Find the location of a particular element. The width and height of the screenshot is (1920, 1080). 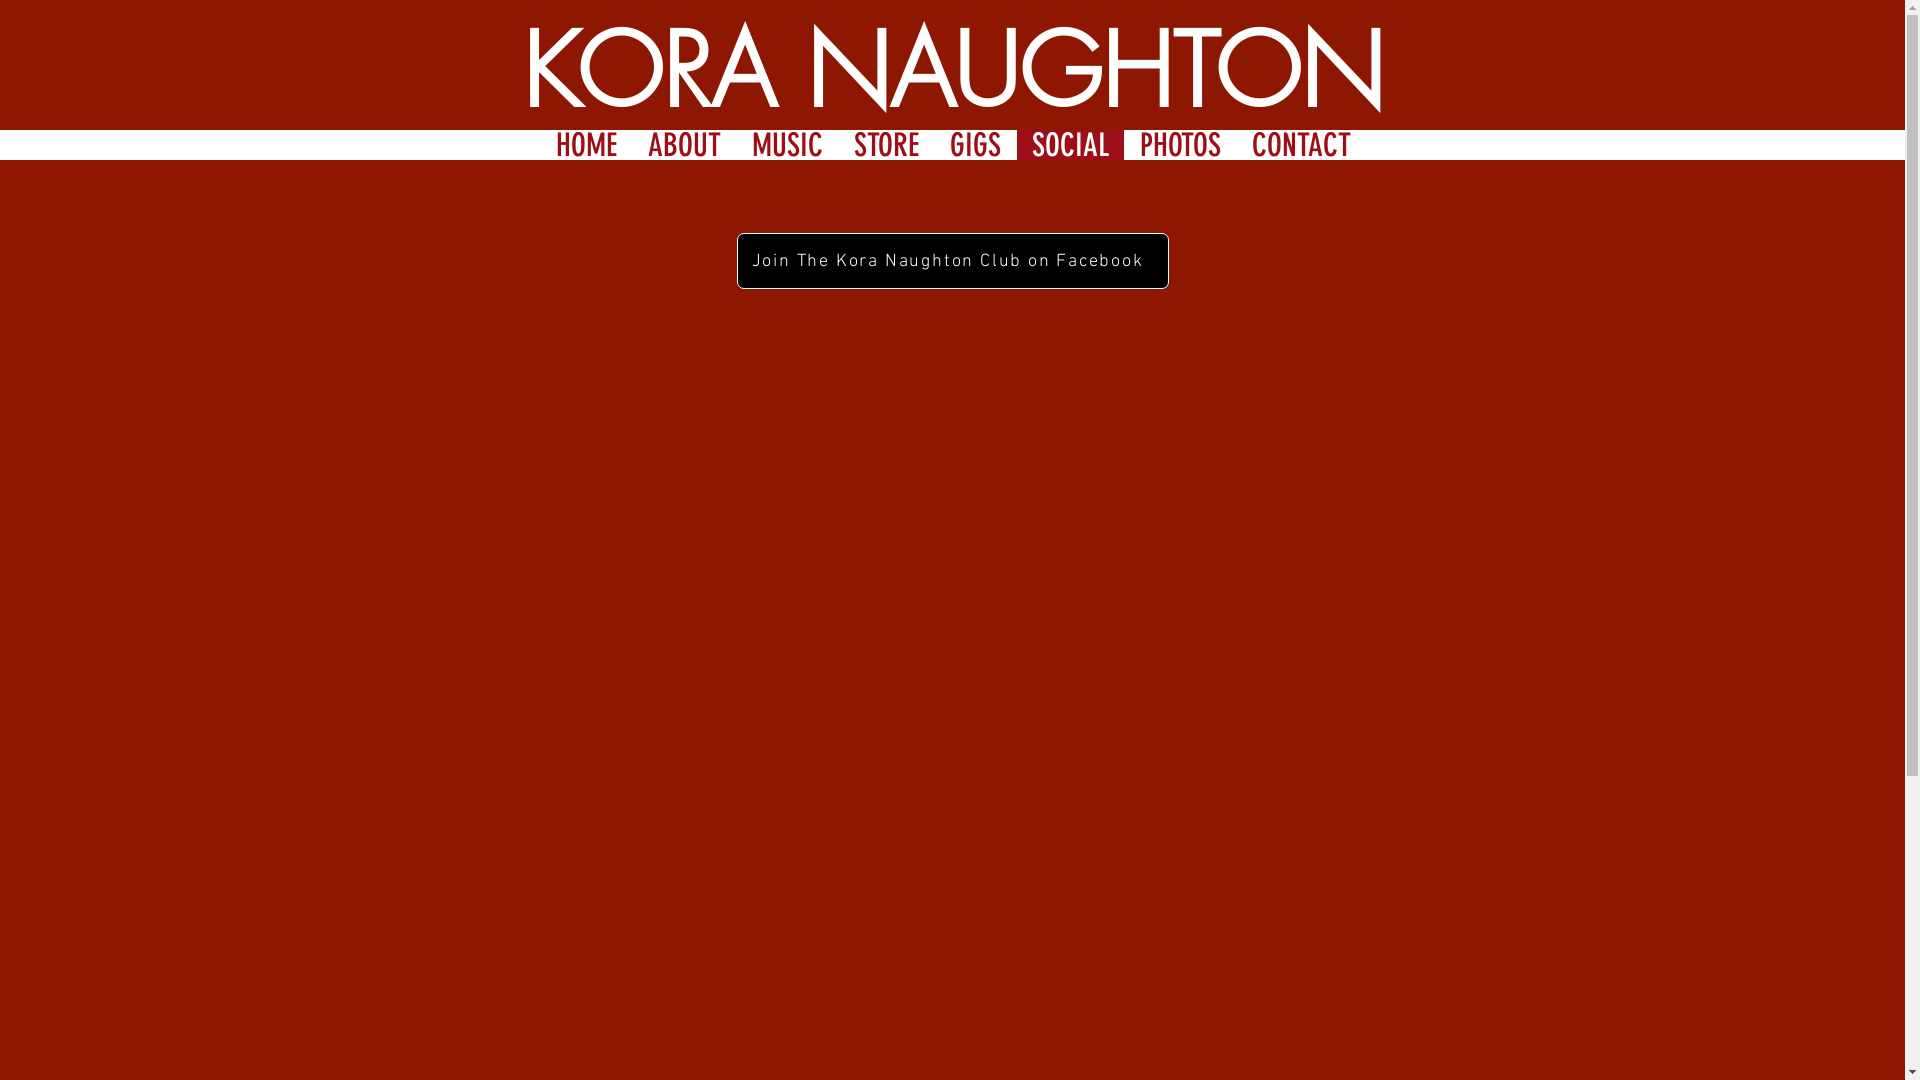

'MUSIC' is located at coordinates (786, 144).